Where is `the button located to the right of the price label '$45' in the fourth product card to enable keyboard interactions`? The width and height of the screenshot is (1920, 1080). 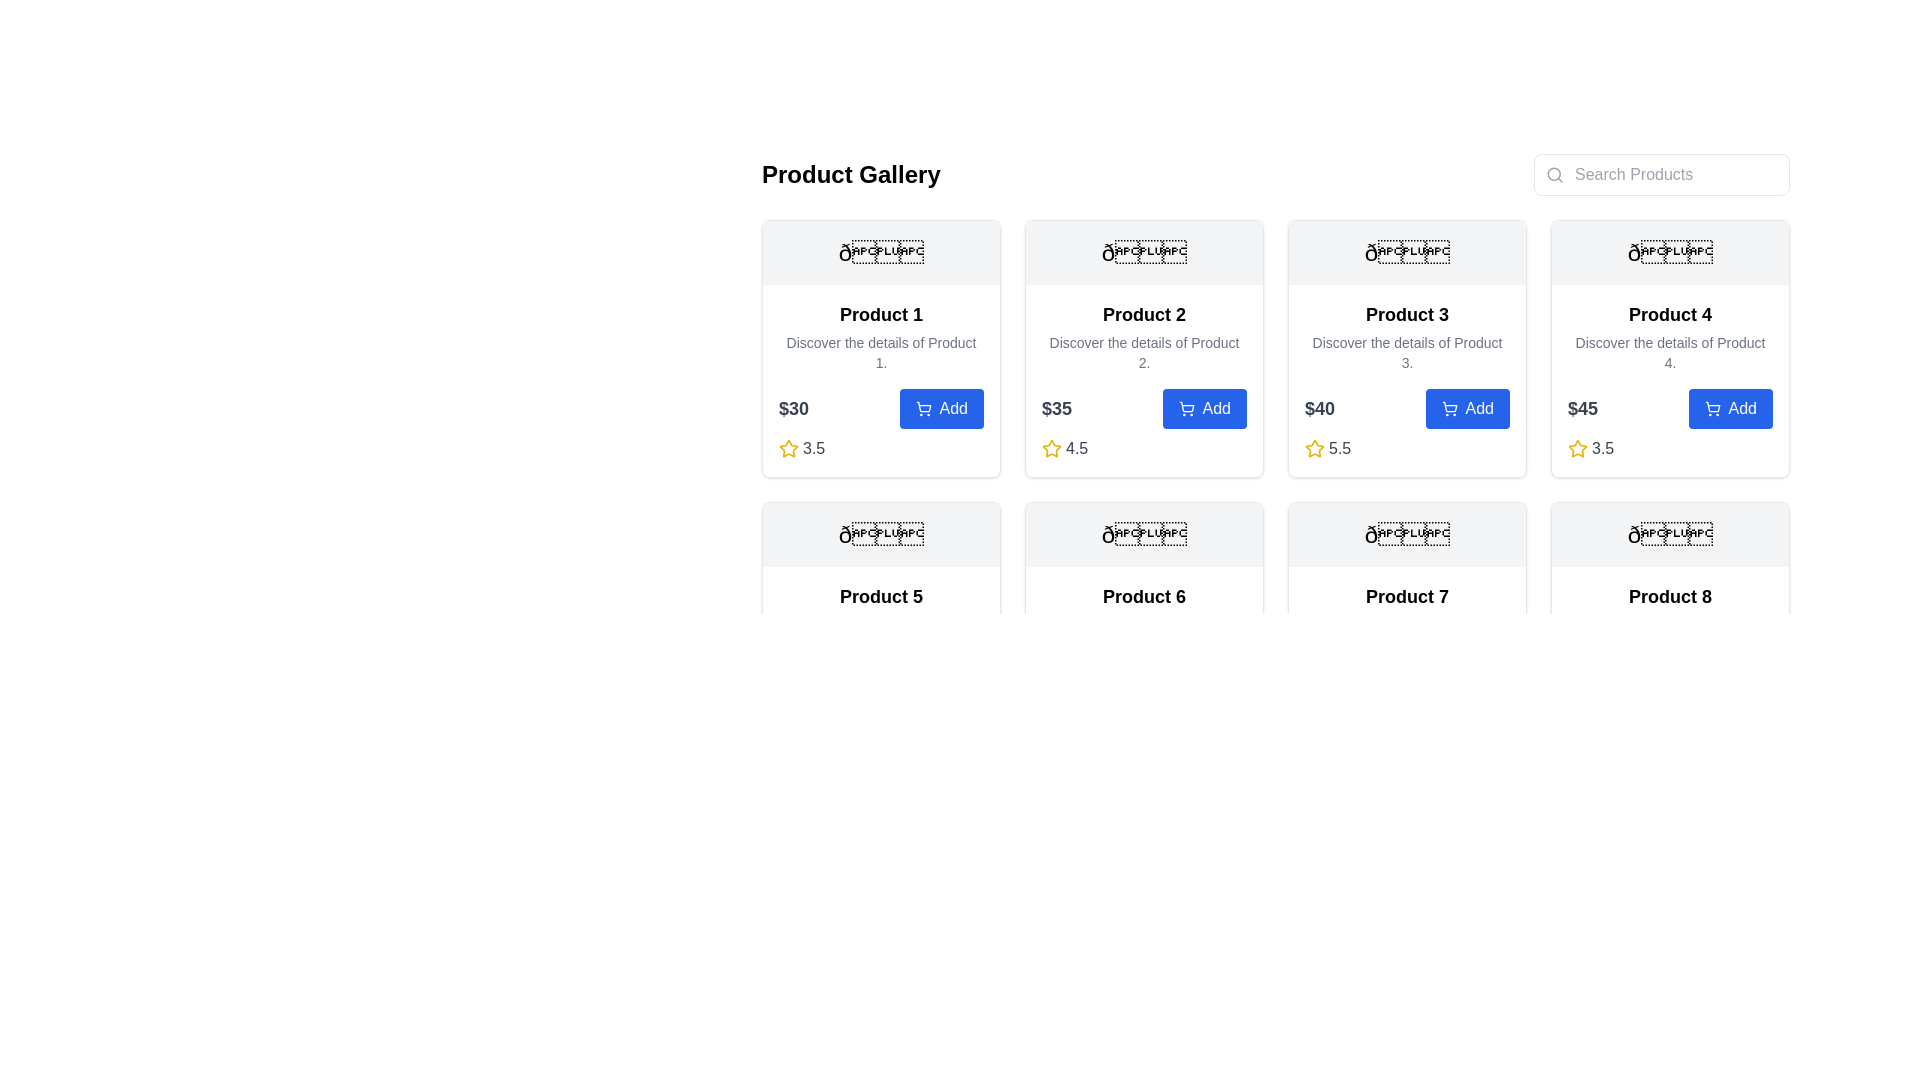 the button located to the right of the price label '$45' in the fourth product card to enable keyboard interactions is located at coordinates (1729, 407).